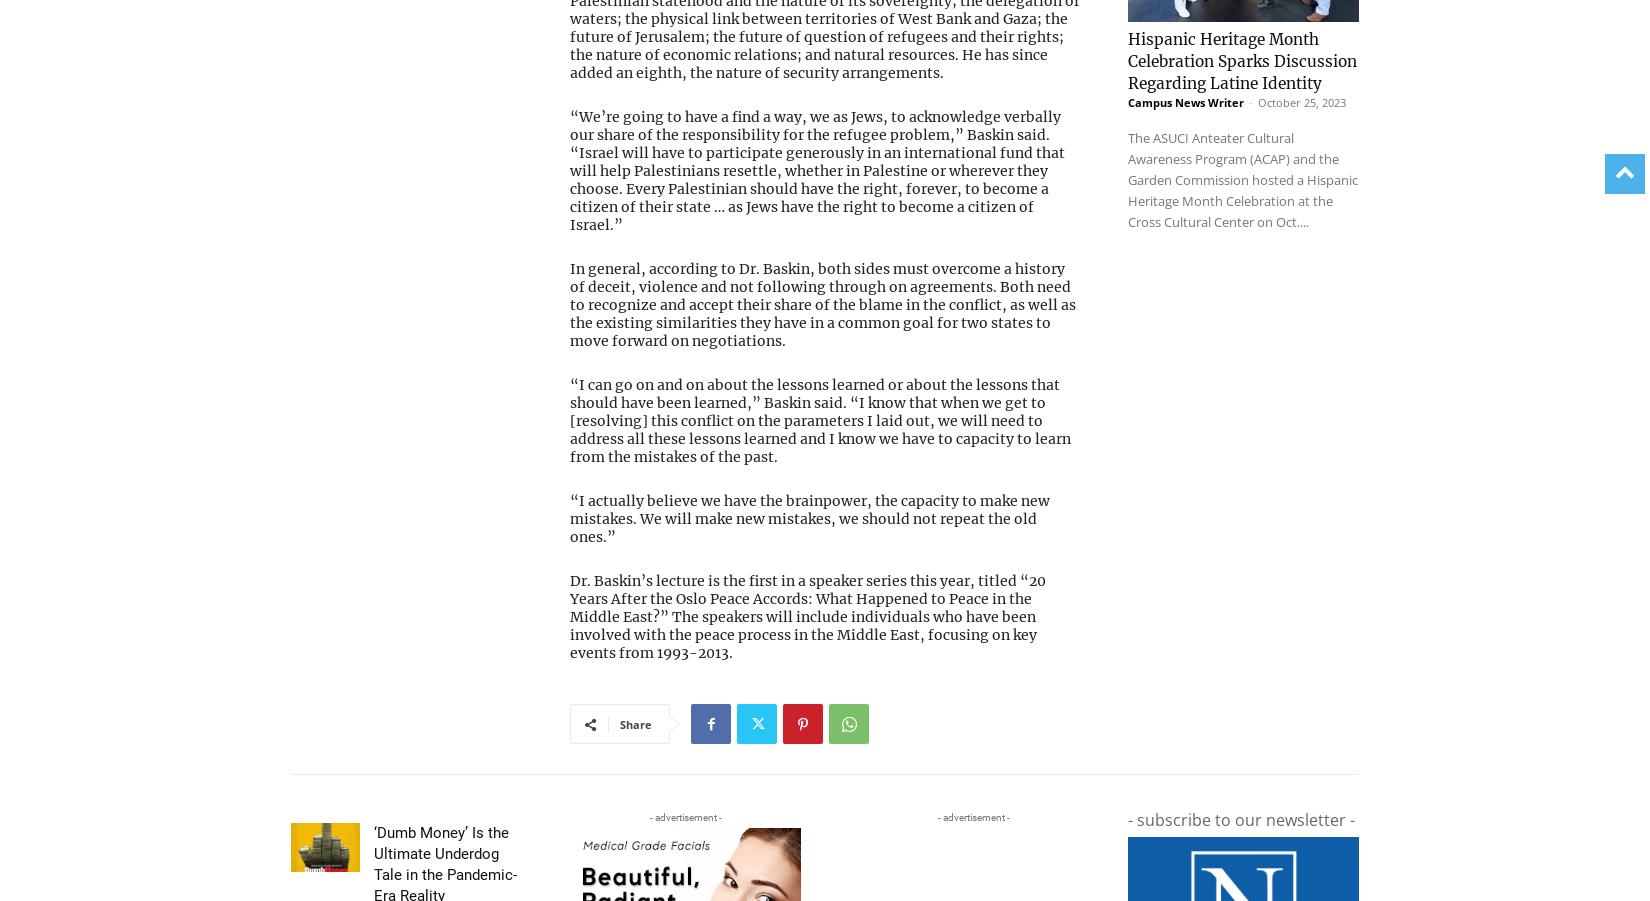 Image resolution: width=1650 pixels, height=901 pixels. What do you see at coordinates (1301, 60) in the screenshot?
I see `'October 25, 2023'` at bounding box center [1301, 60].